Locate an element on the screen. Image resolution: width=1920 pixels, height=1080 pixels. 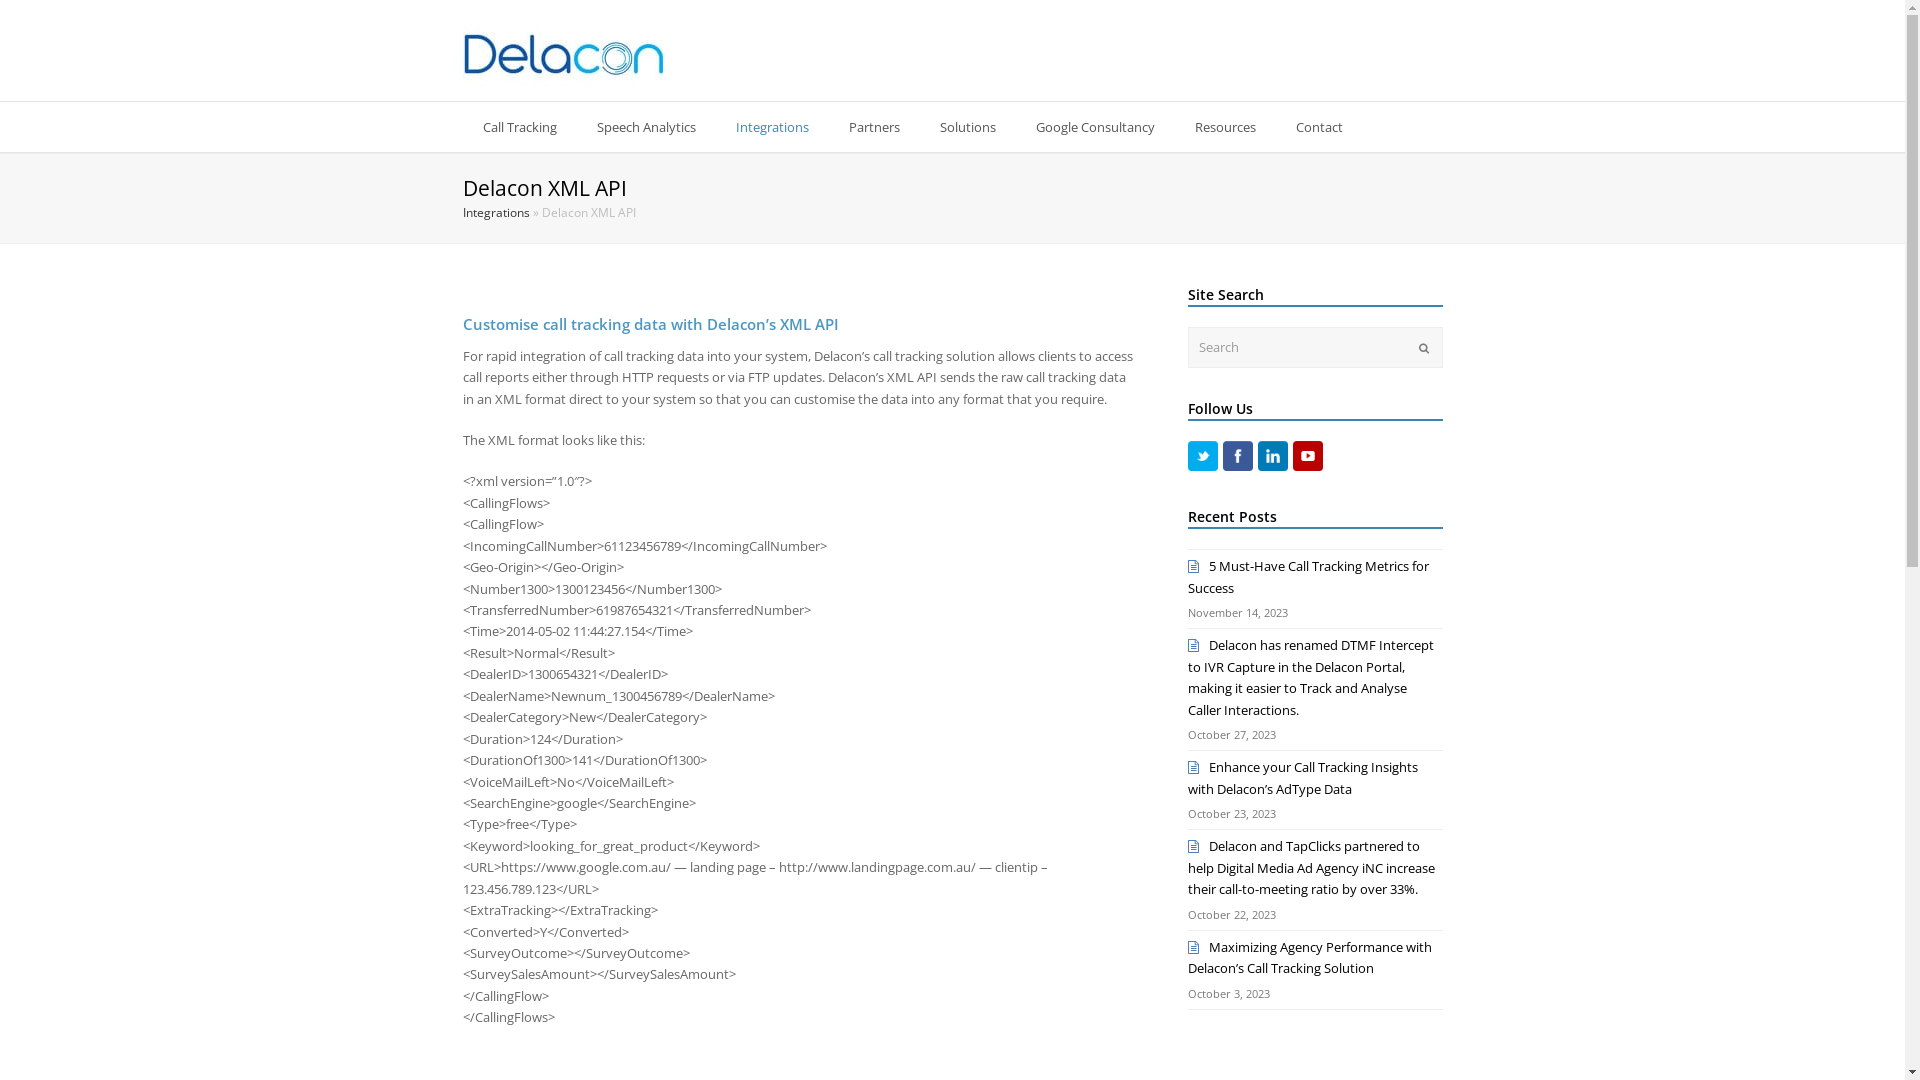
'LinkedIn' is located at coordinates (1271, 455).